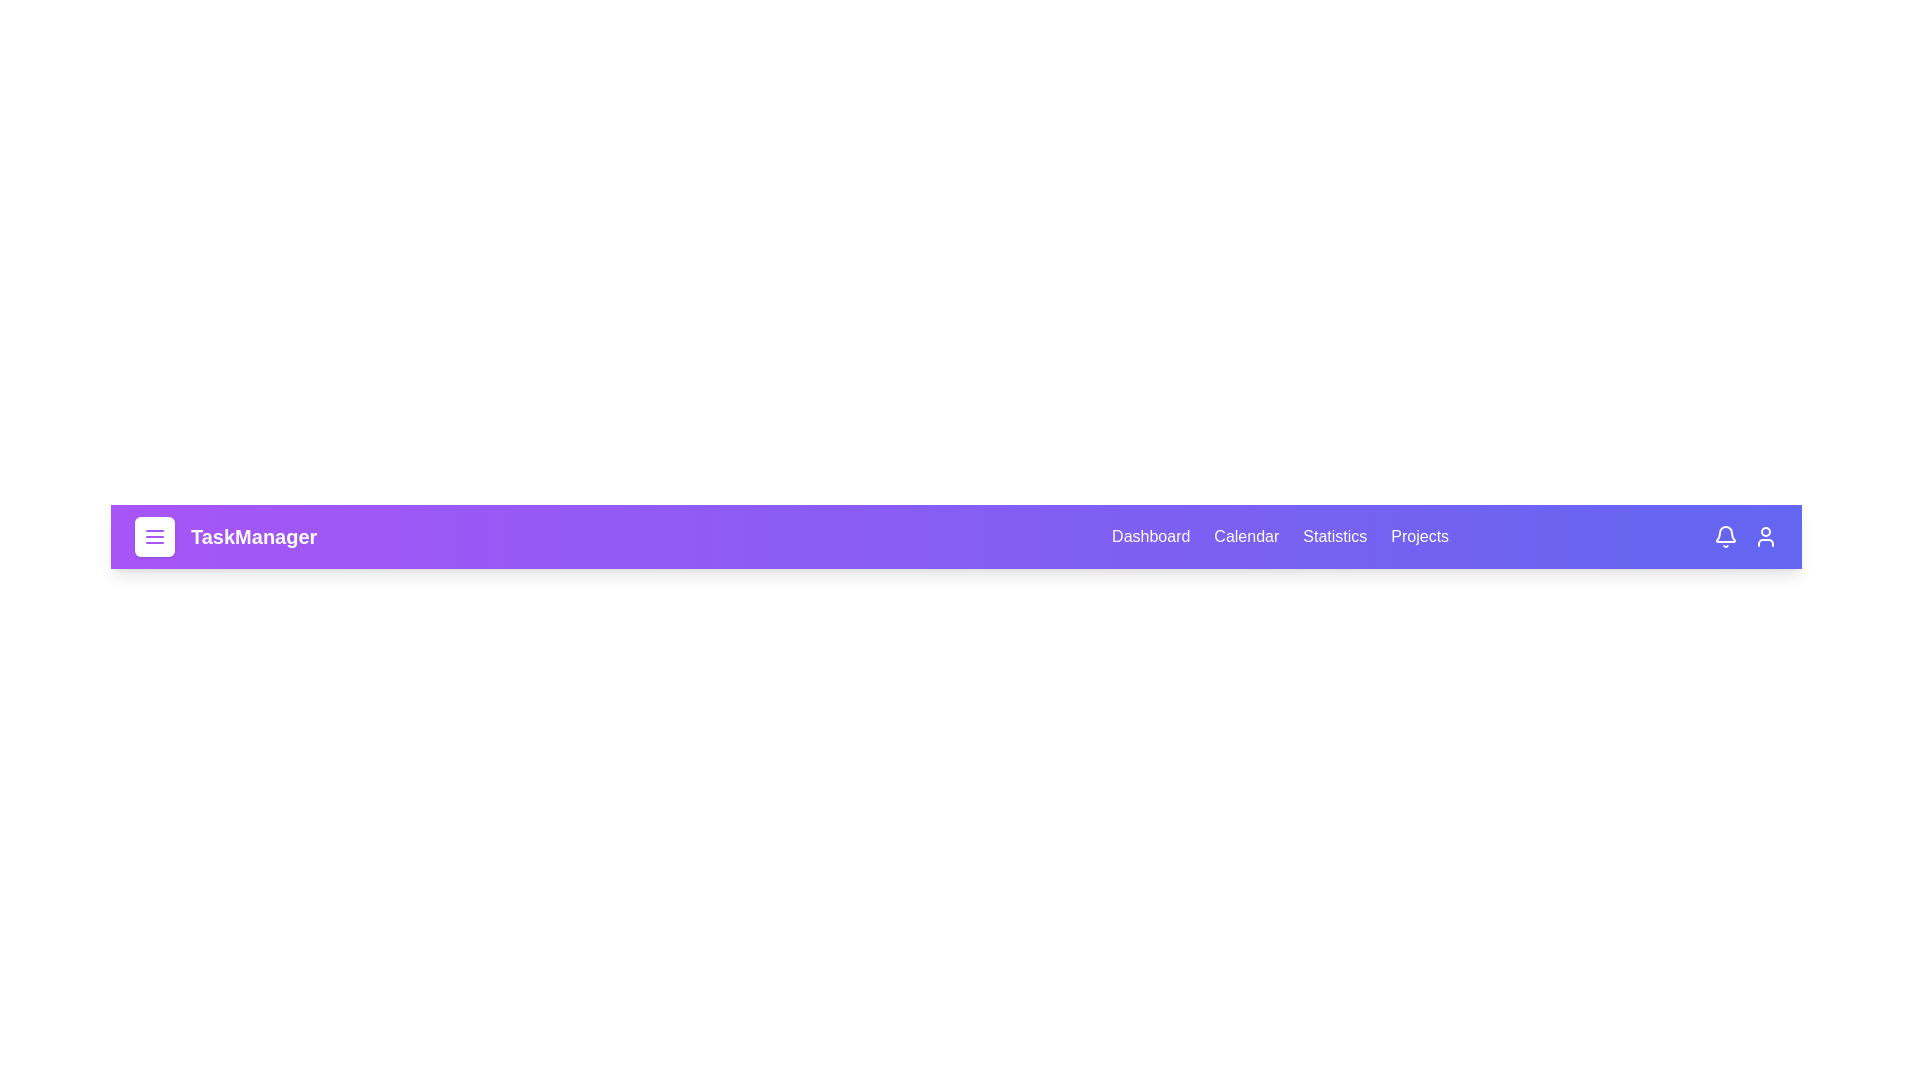  What do you see at coordinates (253, 535) in the screenshot?
I see `the 'TaskManager' logo to navigate to the homepage` at bounding box center [253, 535].